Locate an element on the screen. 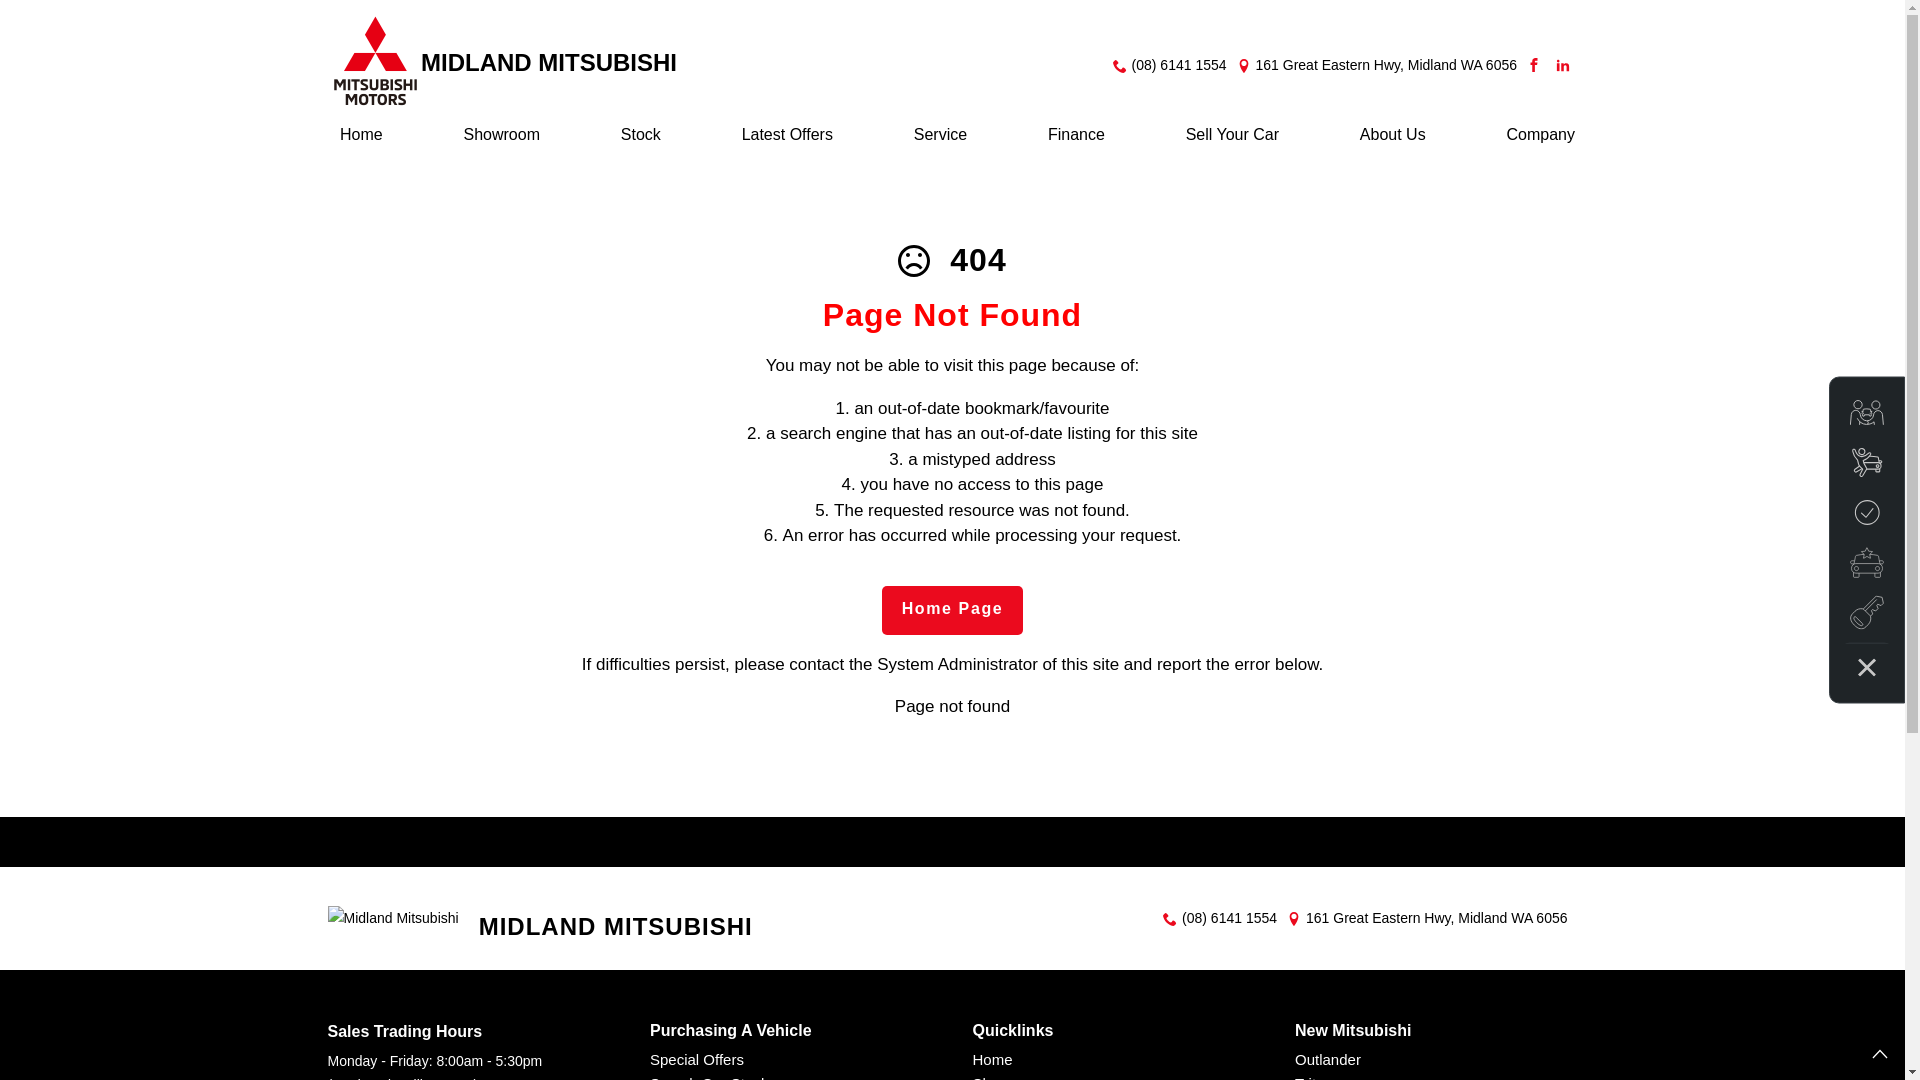 This screenshot has height=1080, width=1920. 'Latest Offers' is located at coordinates (786, 141).